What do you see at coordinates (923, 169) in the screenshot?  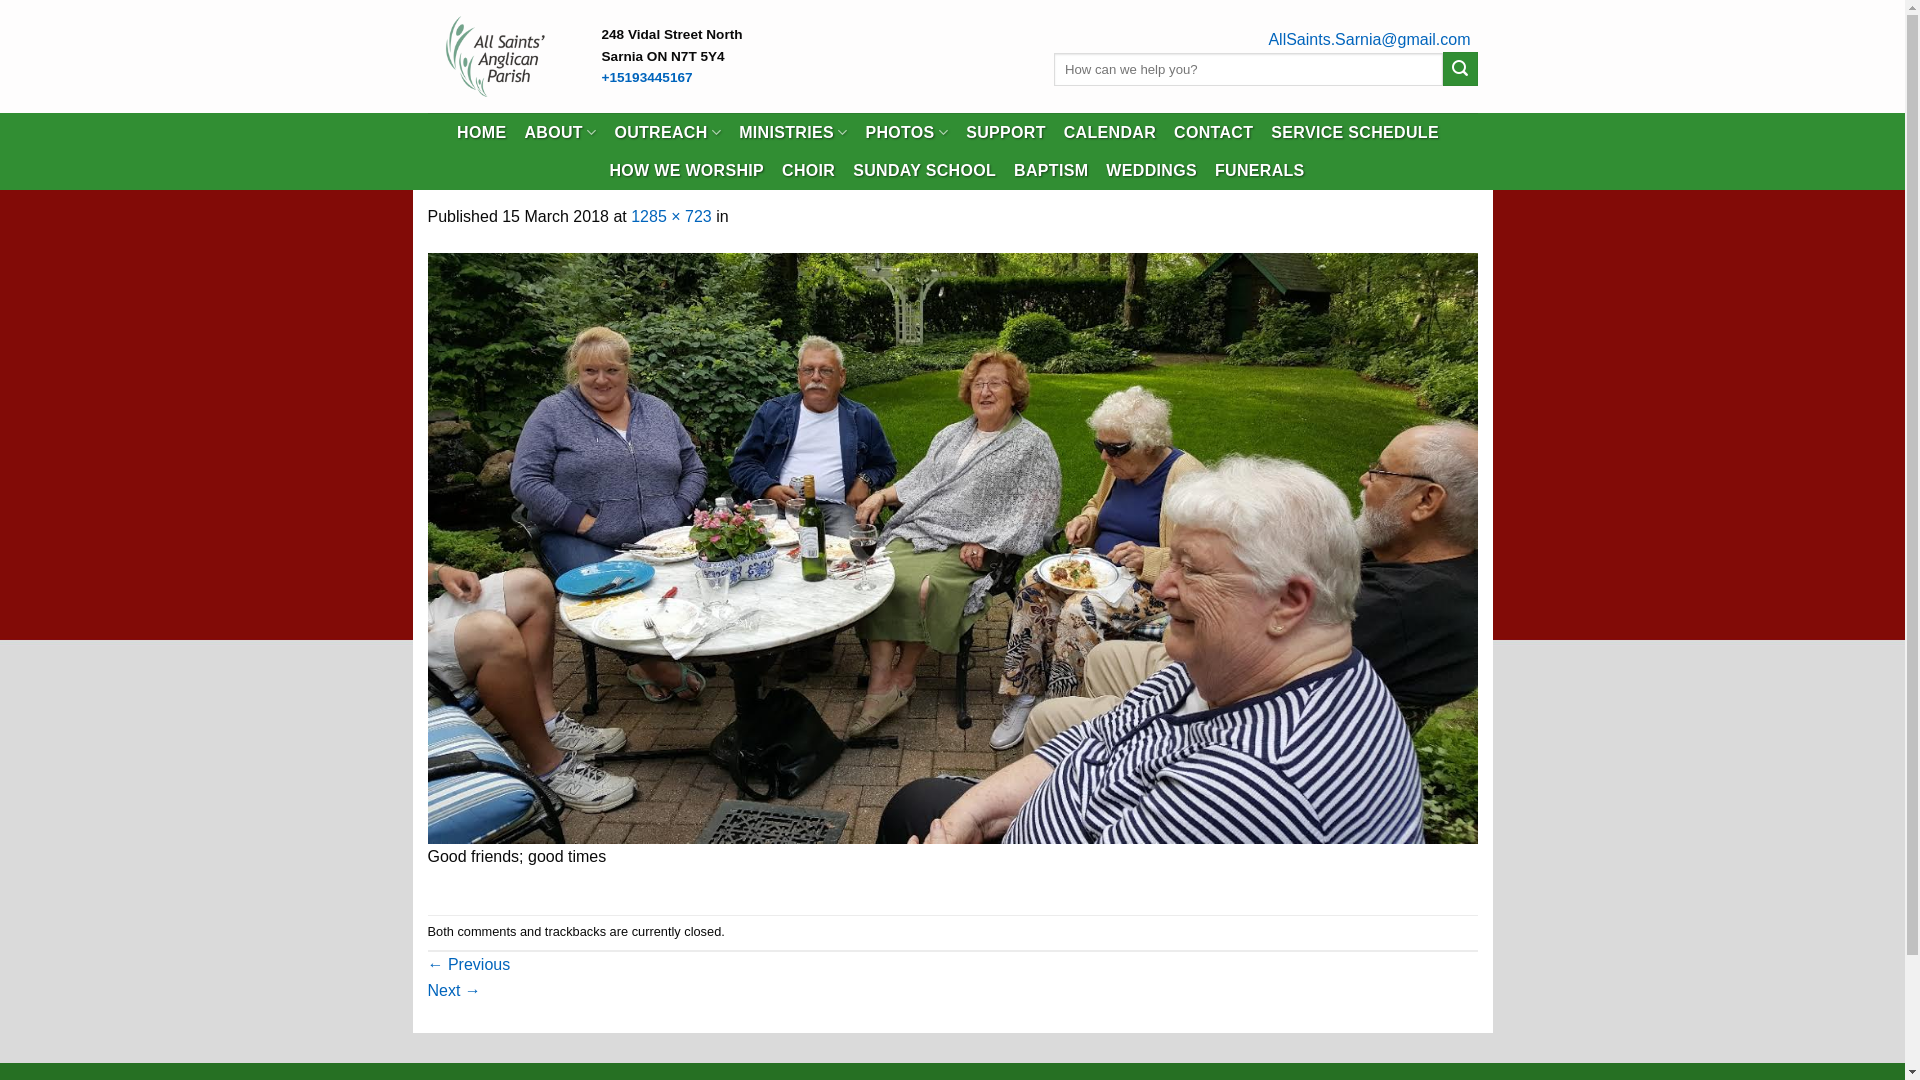 I see `'SUNDAY SCHOOL'` at bounding box center [923, 169].